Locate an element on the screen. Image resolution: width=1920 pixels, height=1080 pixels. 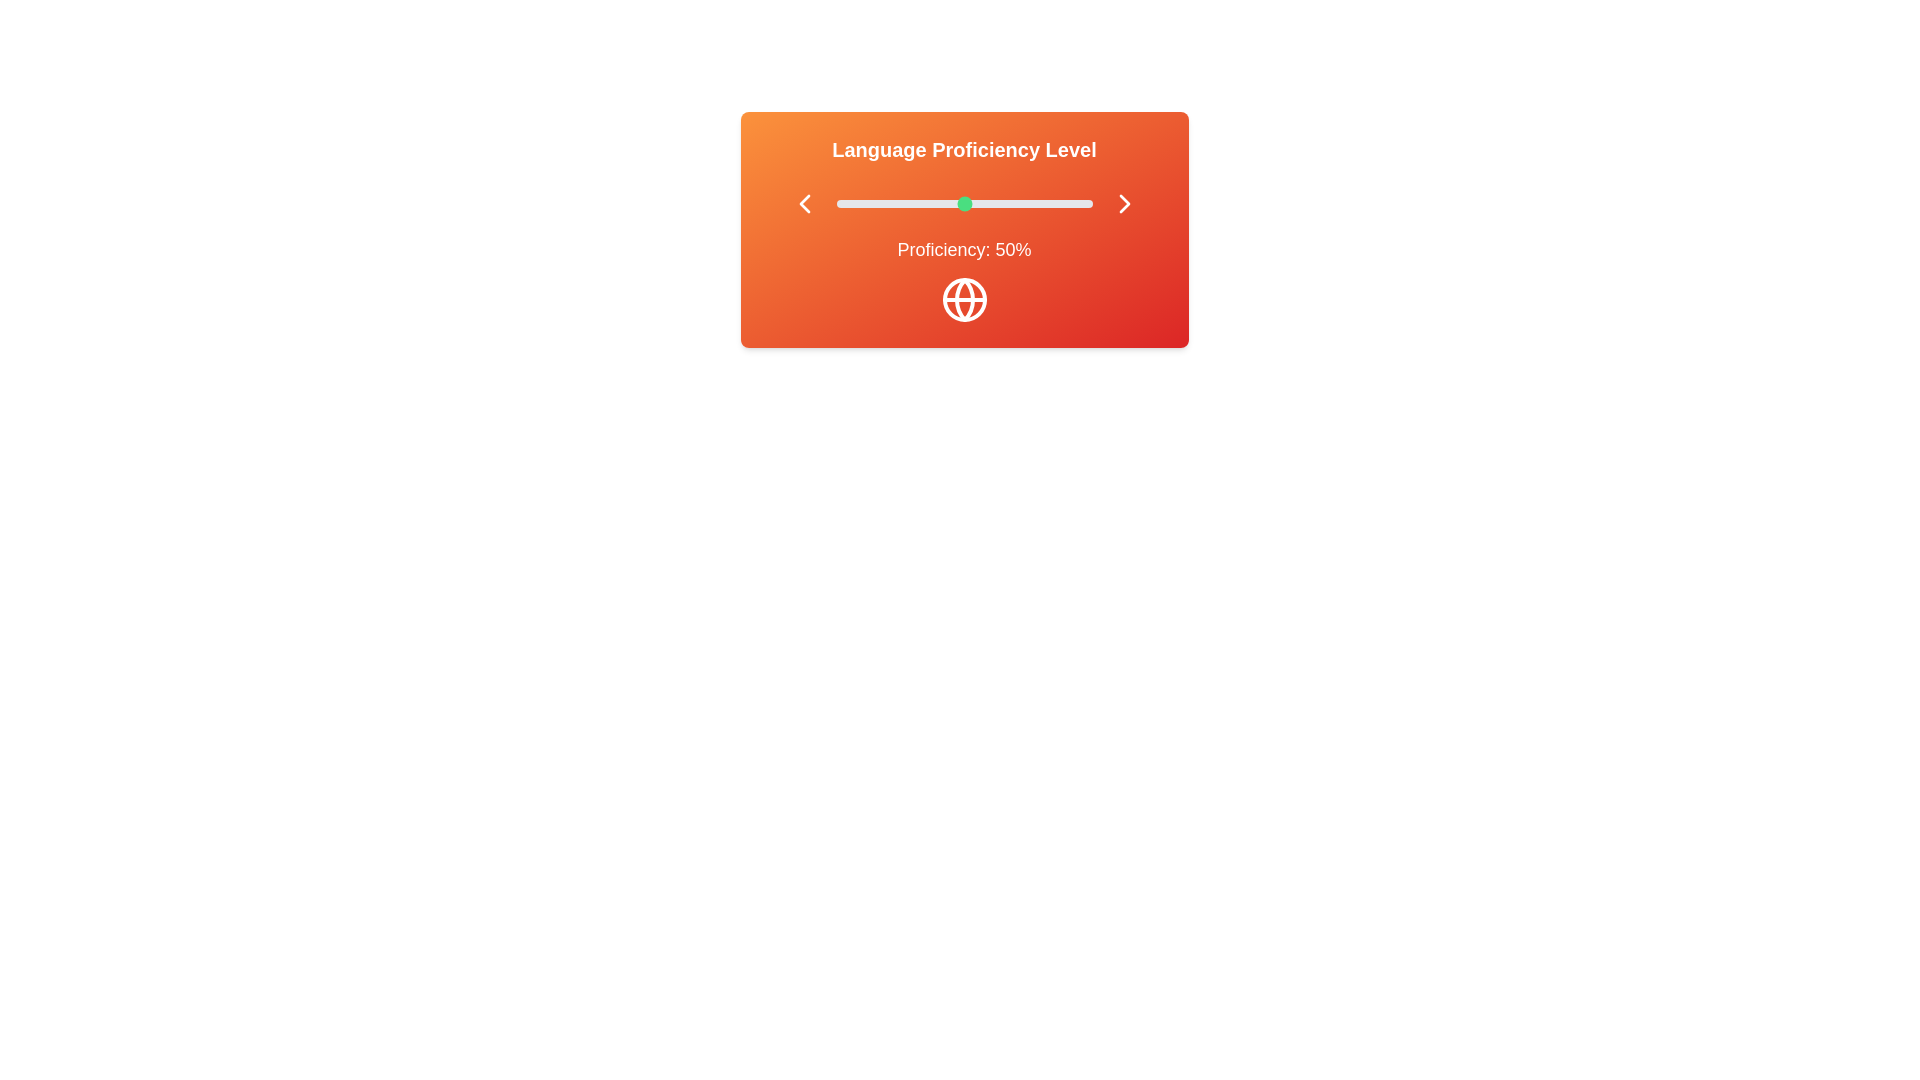
the globe icon to interact with it is located at coordinates (964, 300).